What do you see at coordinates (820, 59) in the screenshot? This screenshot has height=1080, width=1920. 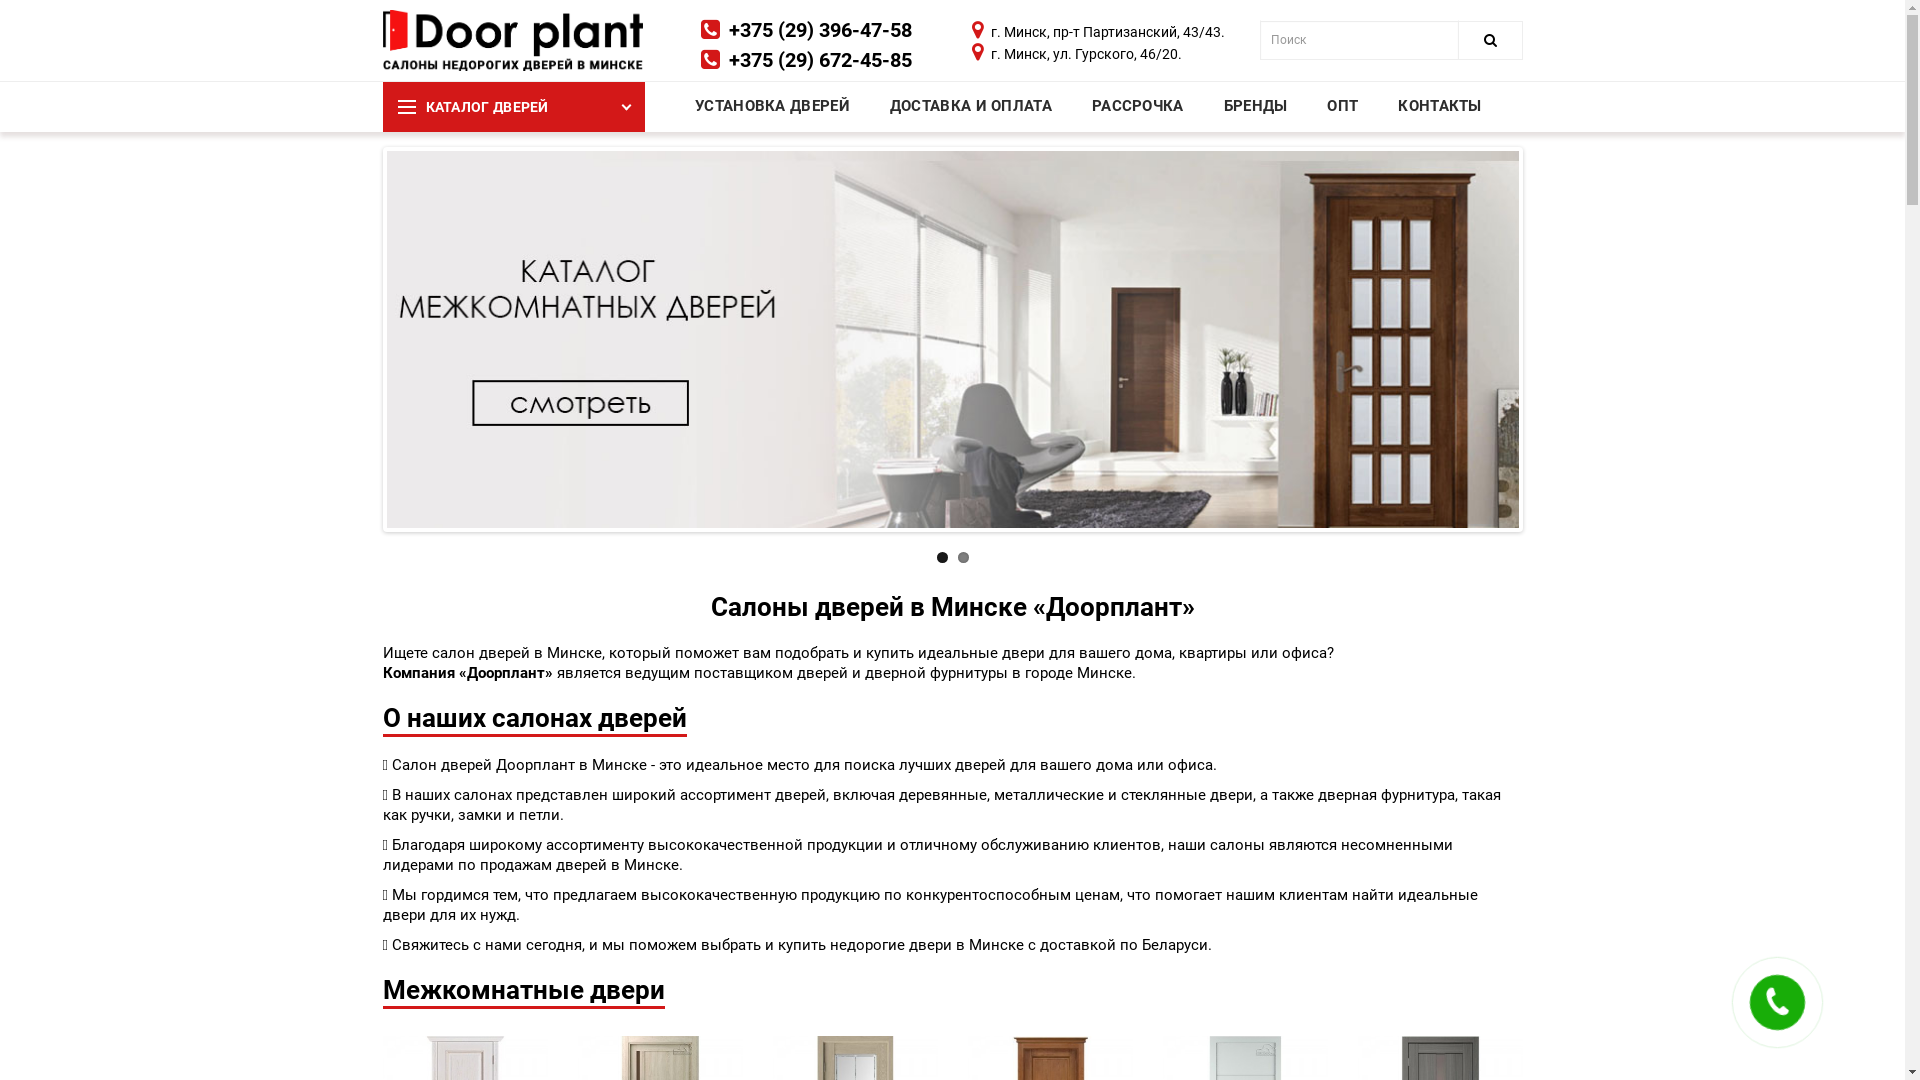 I see `'+375 (29) 672-45-85'` at bounding box center [820, 59].